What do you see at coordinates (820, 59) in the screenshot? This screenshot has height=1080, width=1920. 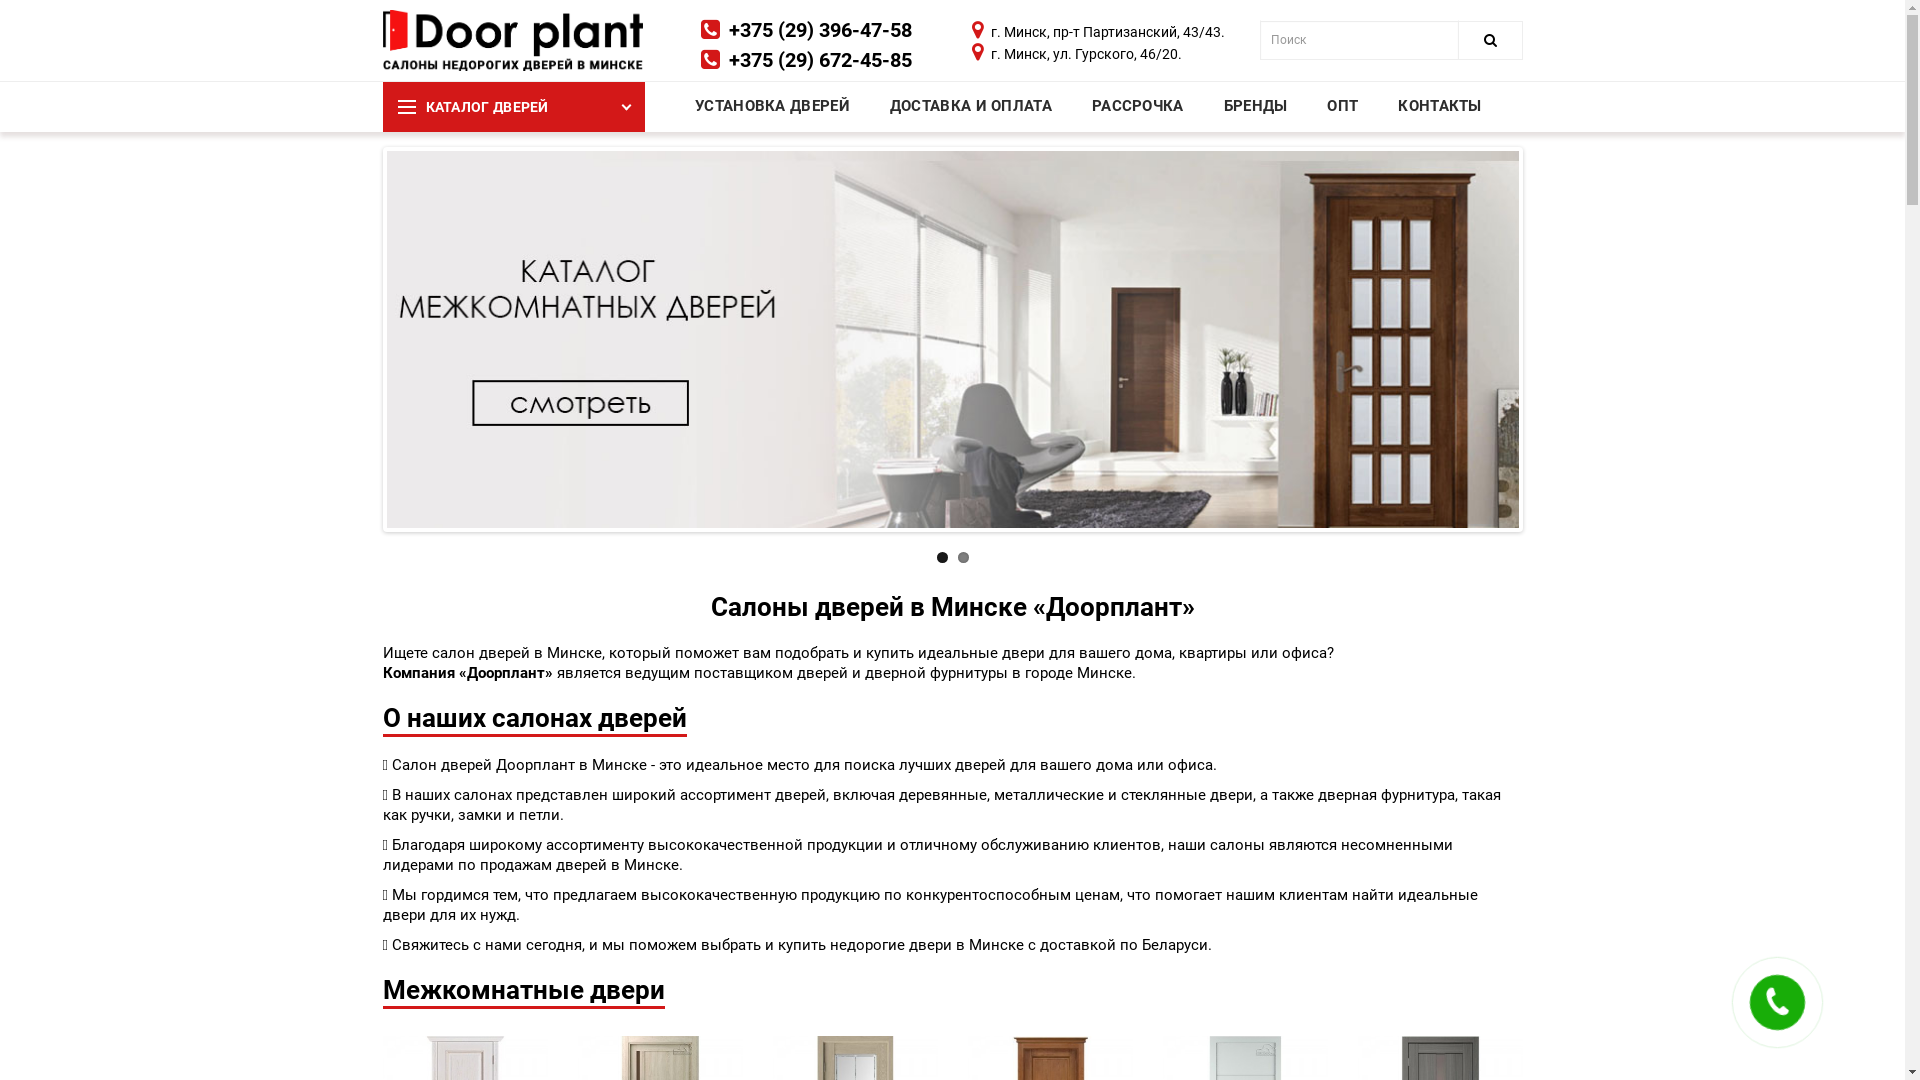 I see `'+375 (29) 672-45-85'` at bounding box center [820, 59].